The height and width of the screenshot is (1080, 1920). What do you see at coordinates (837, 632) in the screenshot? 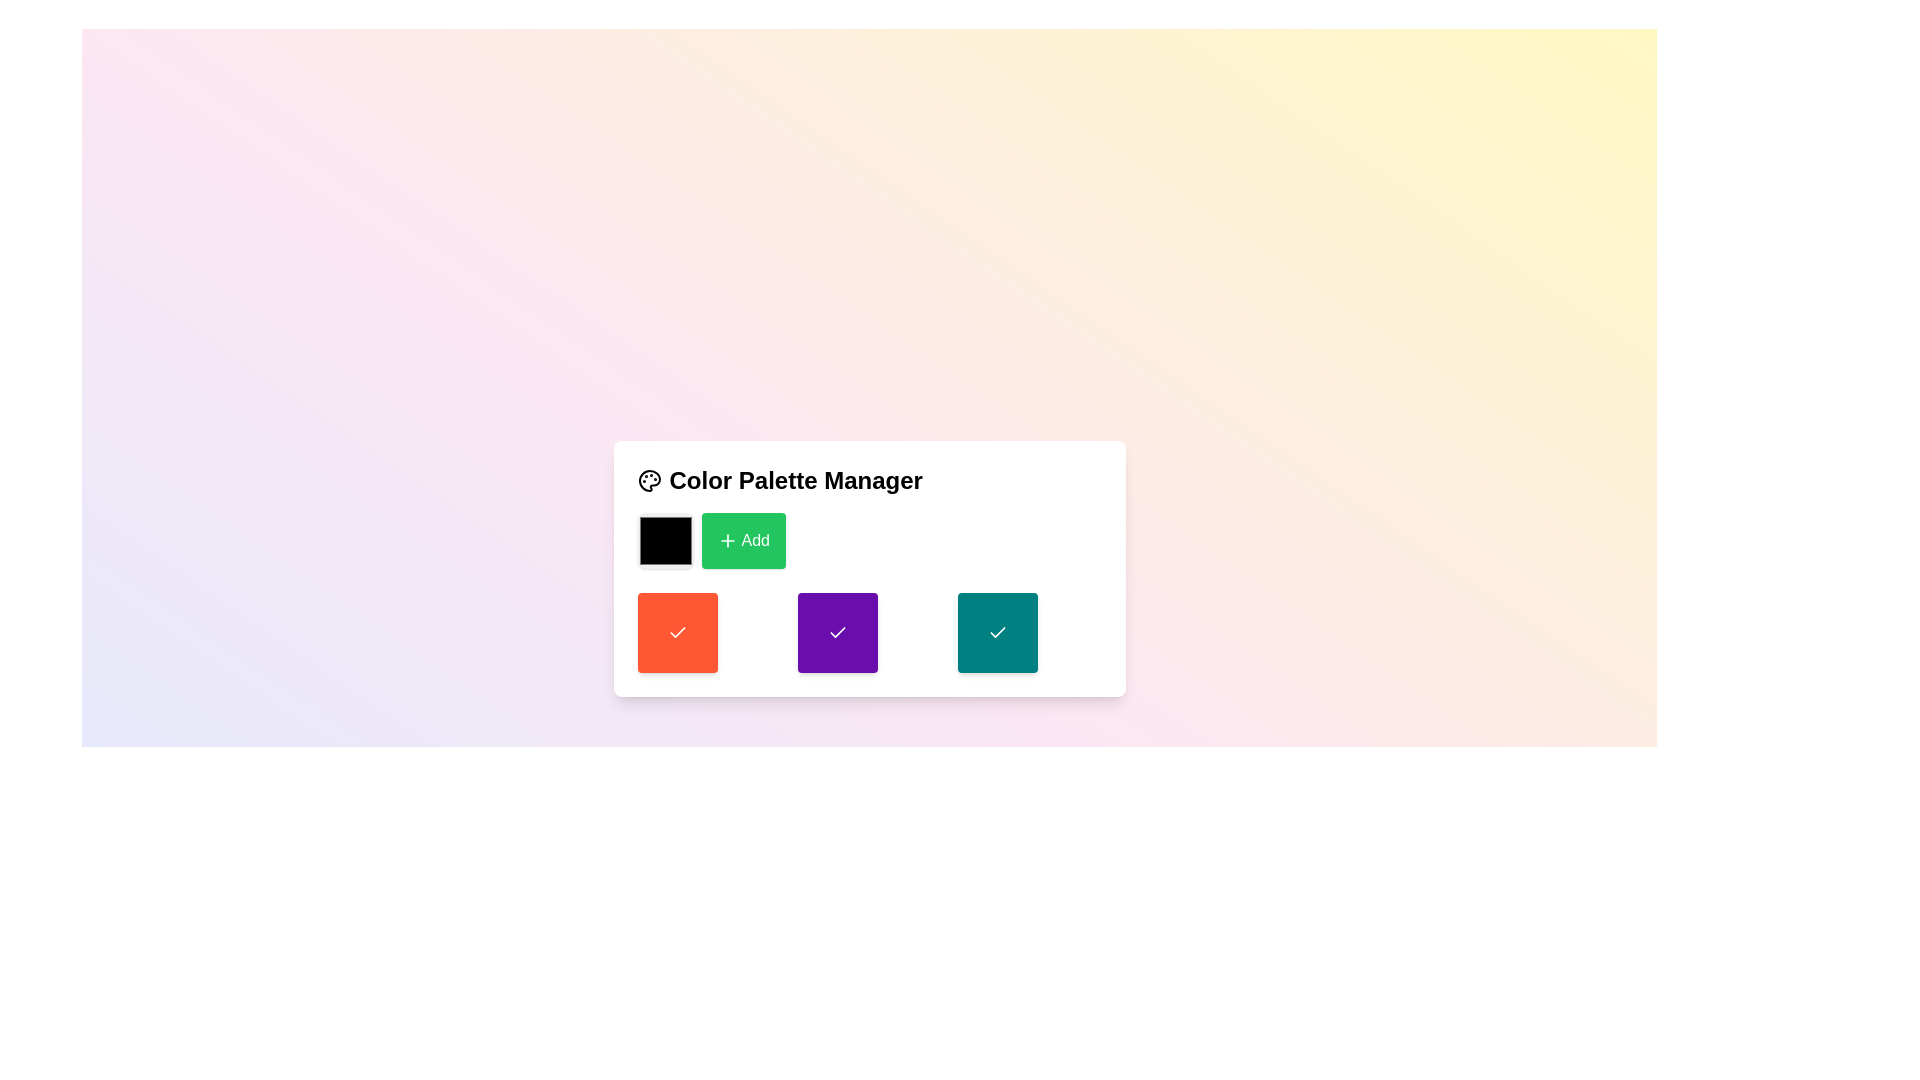
I see `the middle selectable box in the second row of the 'Color Palette Manager'` at bounding box center [837, 632].